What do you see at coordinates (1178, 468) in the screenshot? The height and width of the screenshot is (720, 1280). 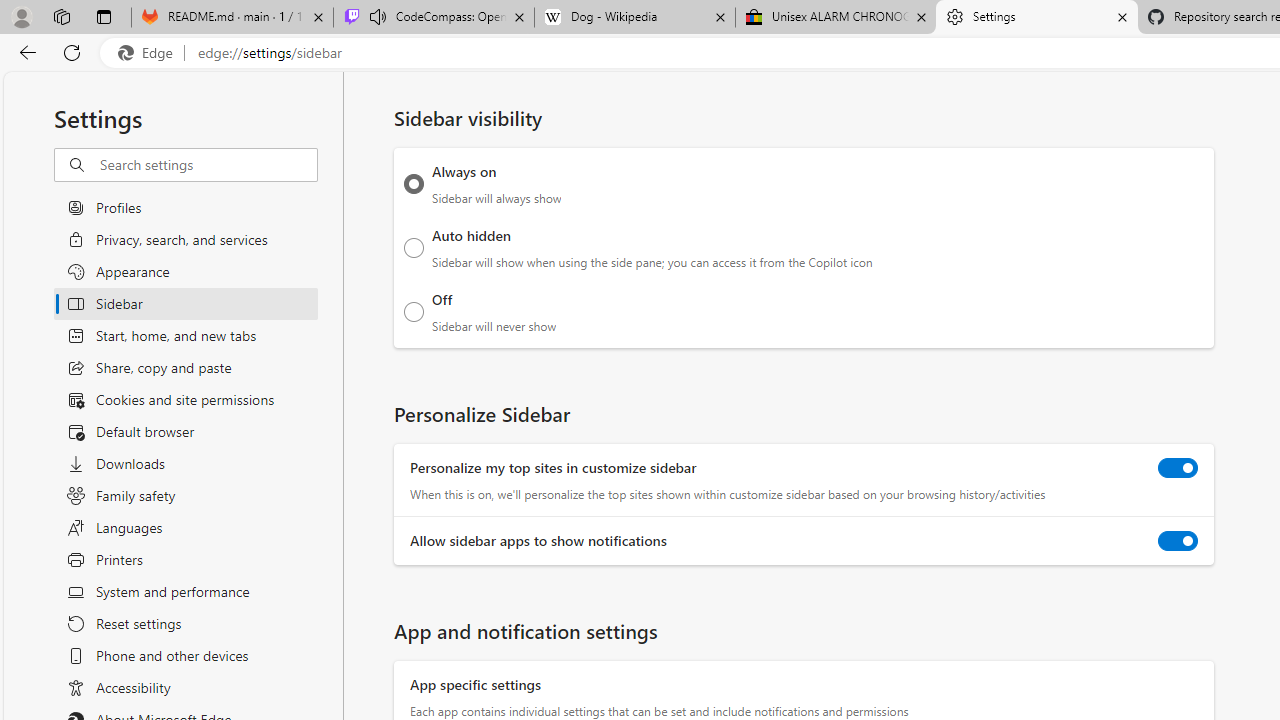 I see `'Personalize my top sites in customize sidebar'` at bounding box center [1178, 468].